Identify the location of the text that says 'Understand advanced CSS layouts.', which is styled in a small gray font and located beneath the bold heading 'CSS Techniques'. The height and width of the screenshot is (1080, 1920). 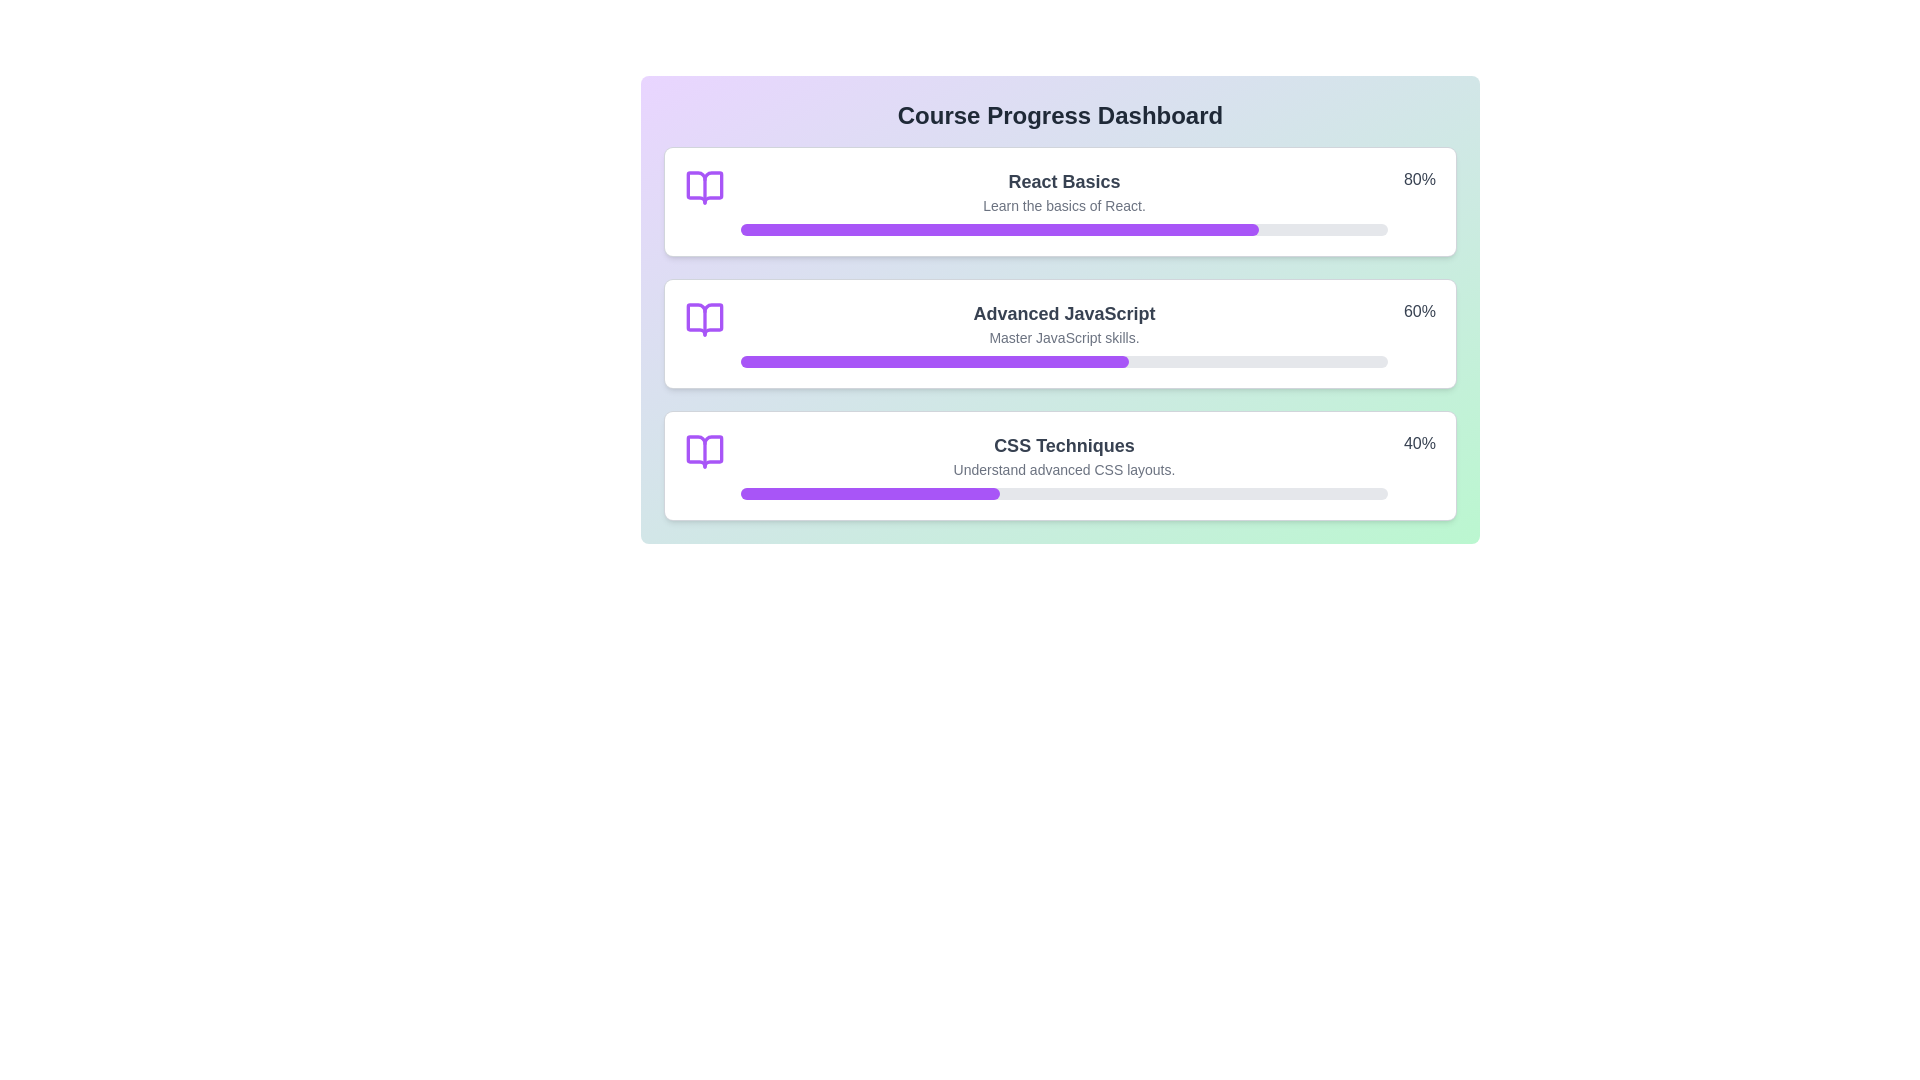
(1063, 470).